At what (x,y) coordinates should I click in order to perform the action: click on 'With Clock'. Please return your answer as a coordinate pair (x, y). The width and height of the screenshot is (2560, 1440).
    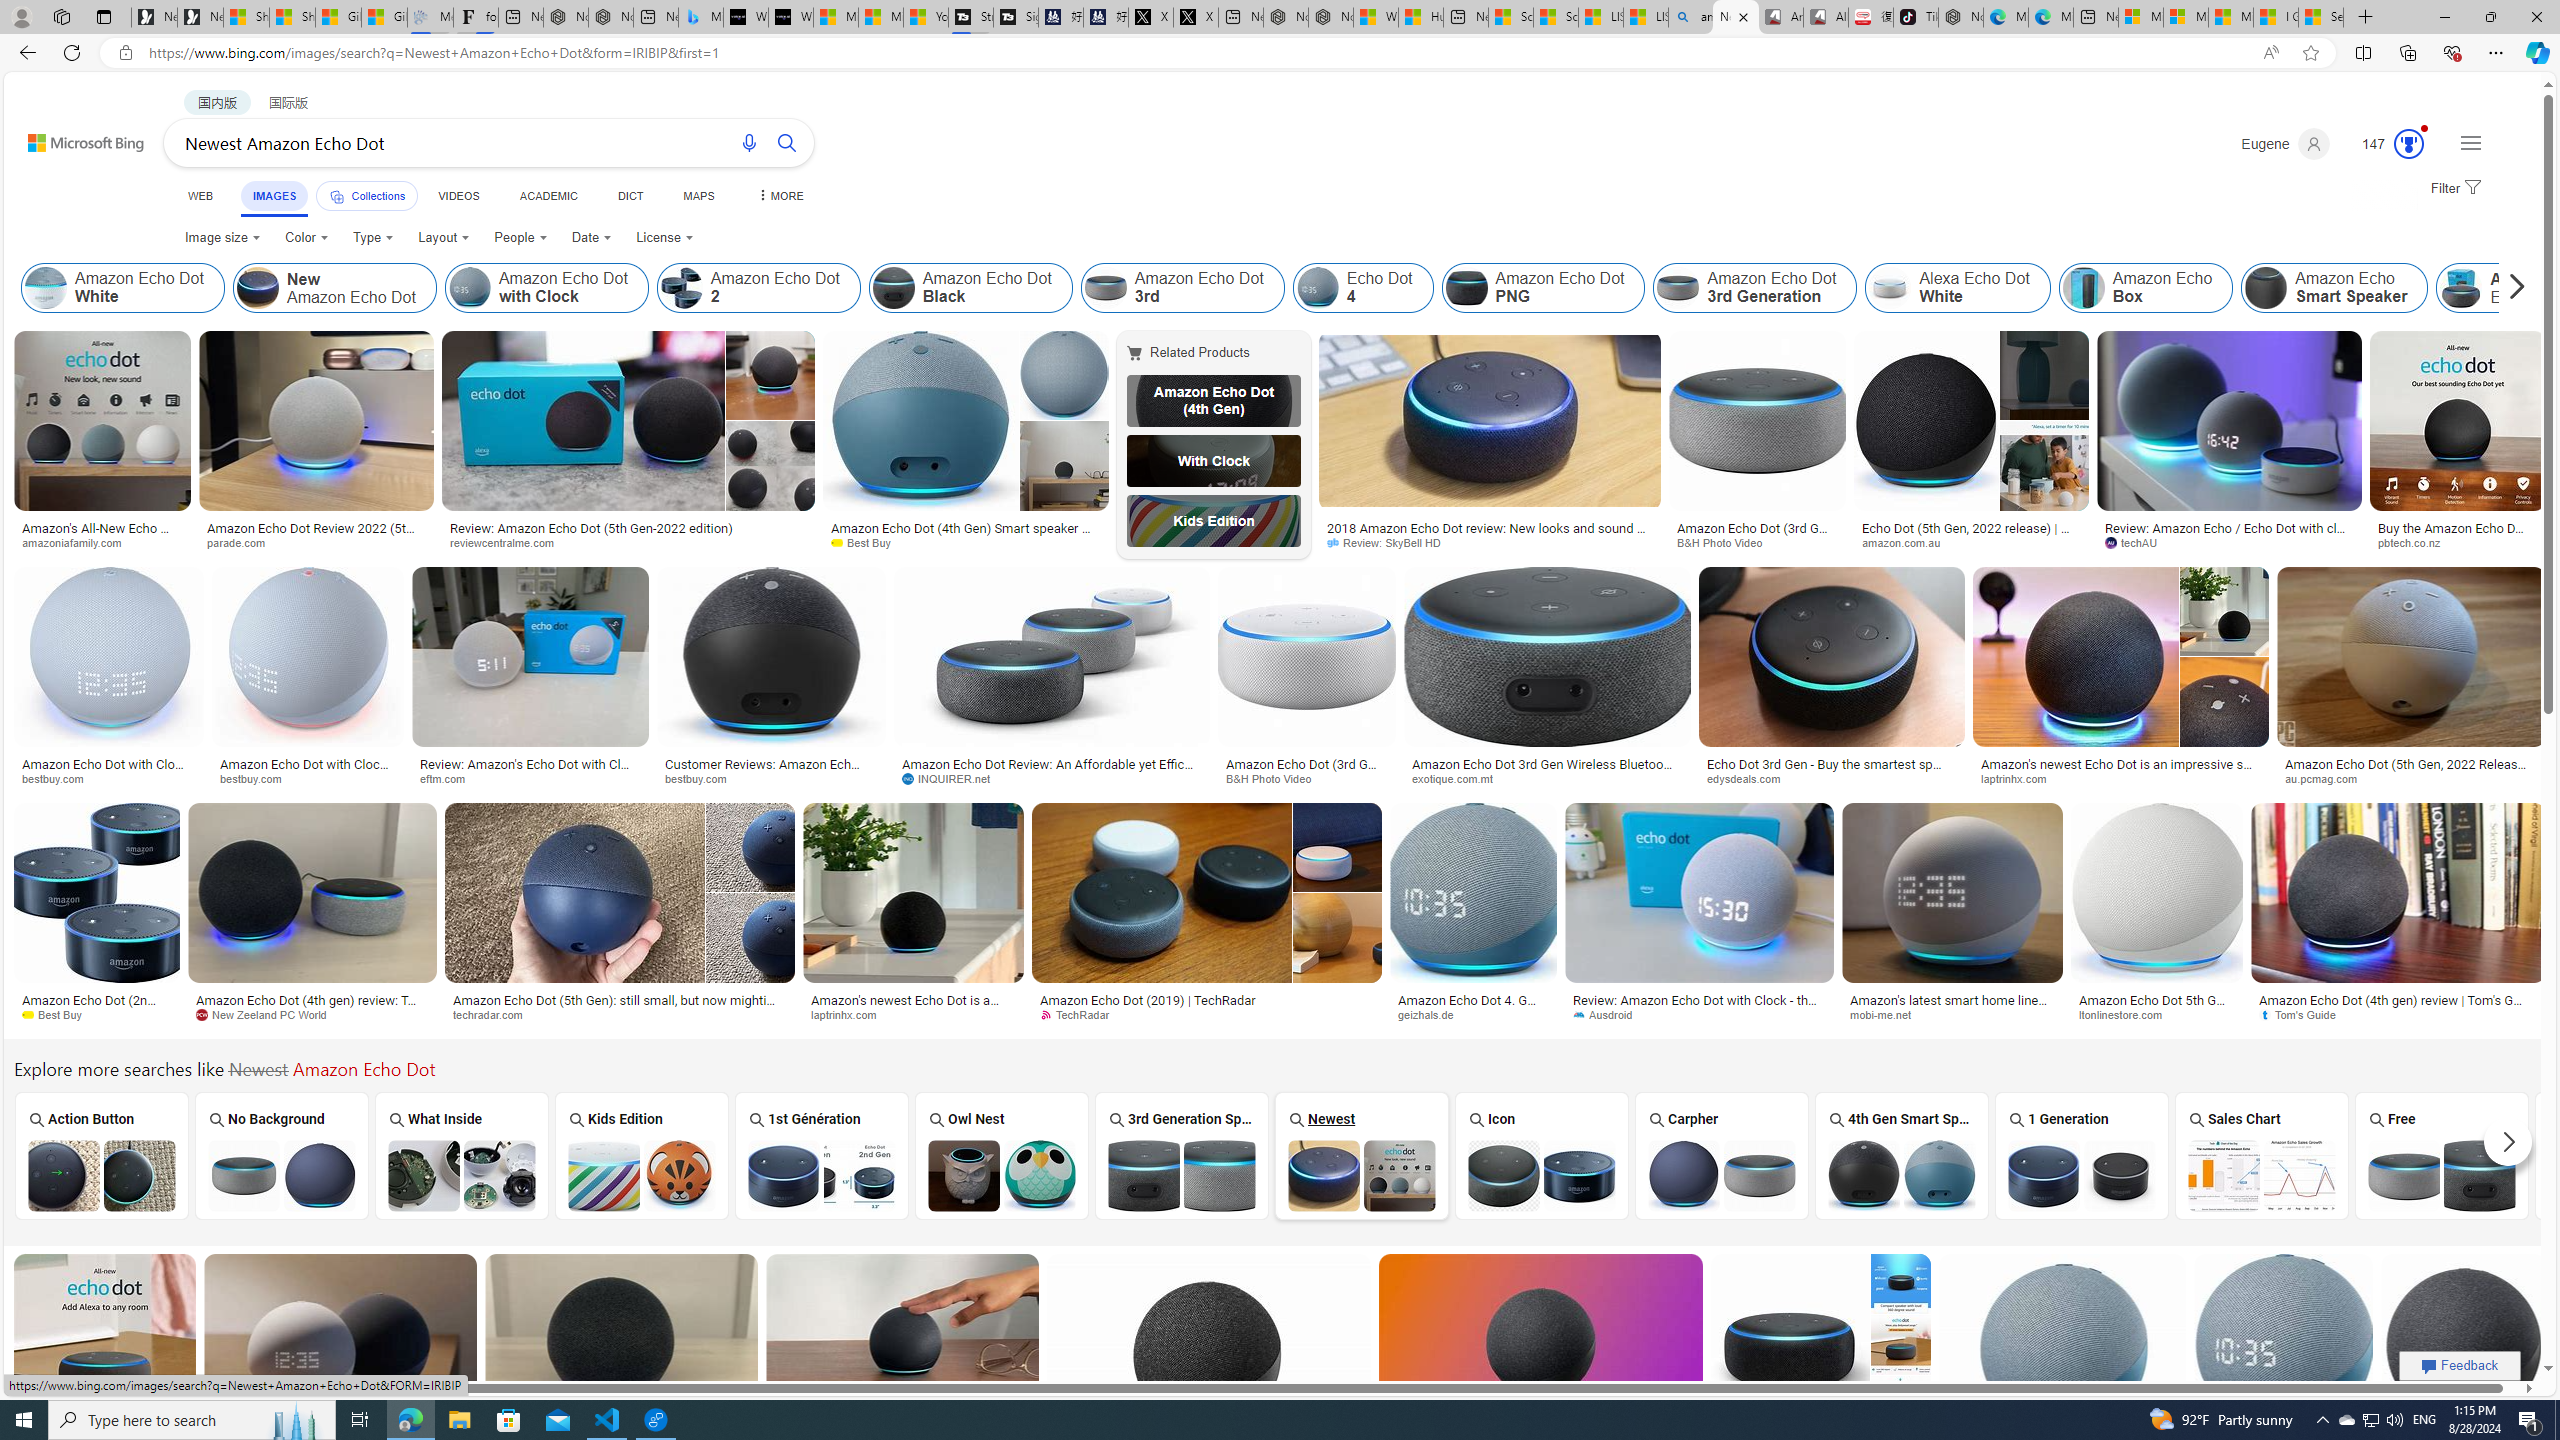
    Looking at the image, I should click on (1212, 459).